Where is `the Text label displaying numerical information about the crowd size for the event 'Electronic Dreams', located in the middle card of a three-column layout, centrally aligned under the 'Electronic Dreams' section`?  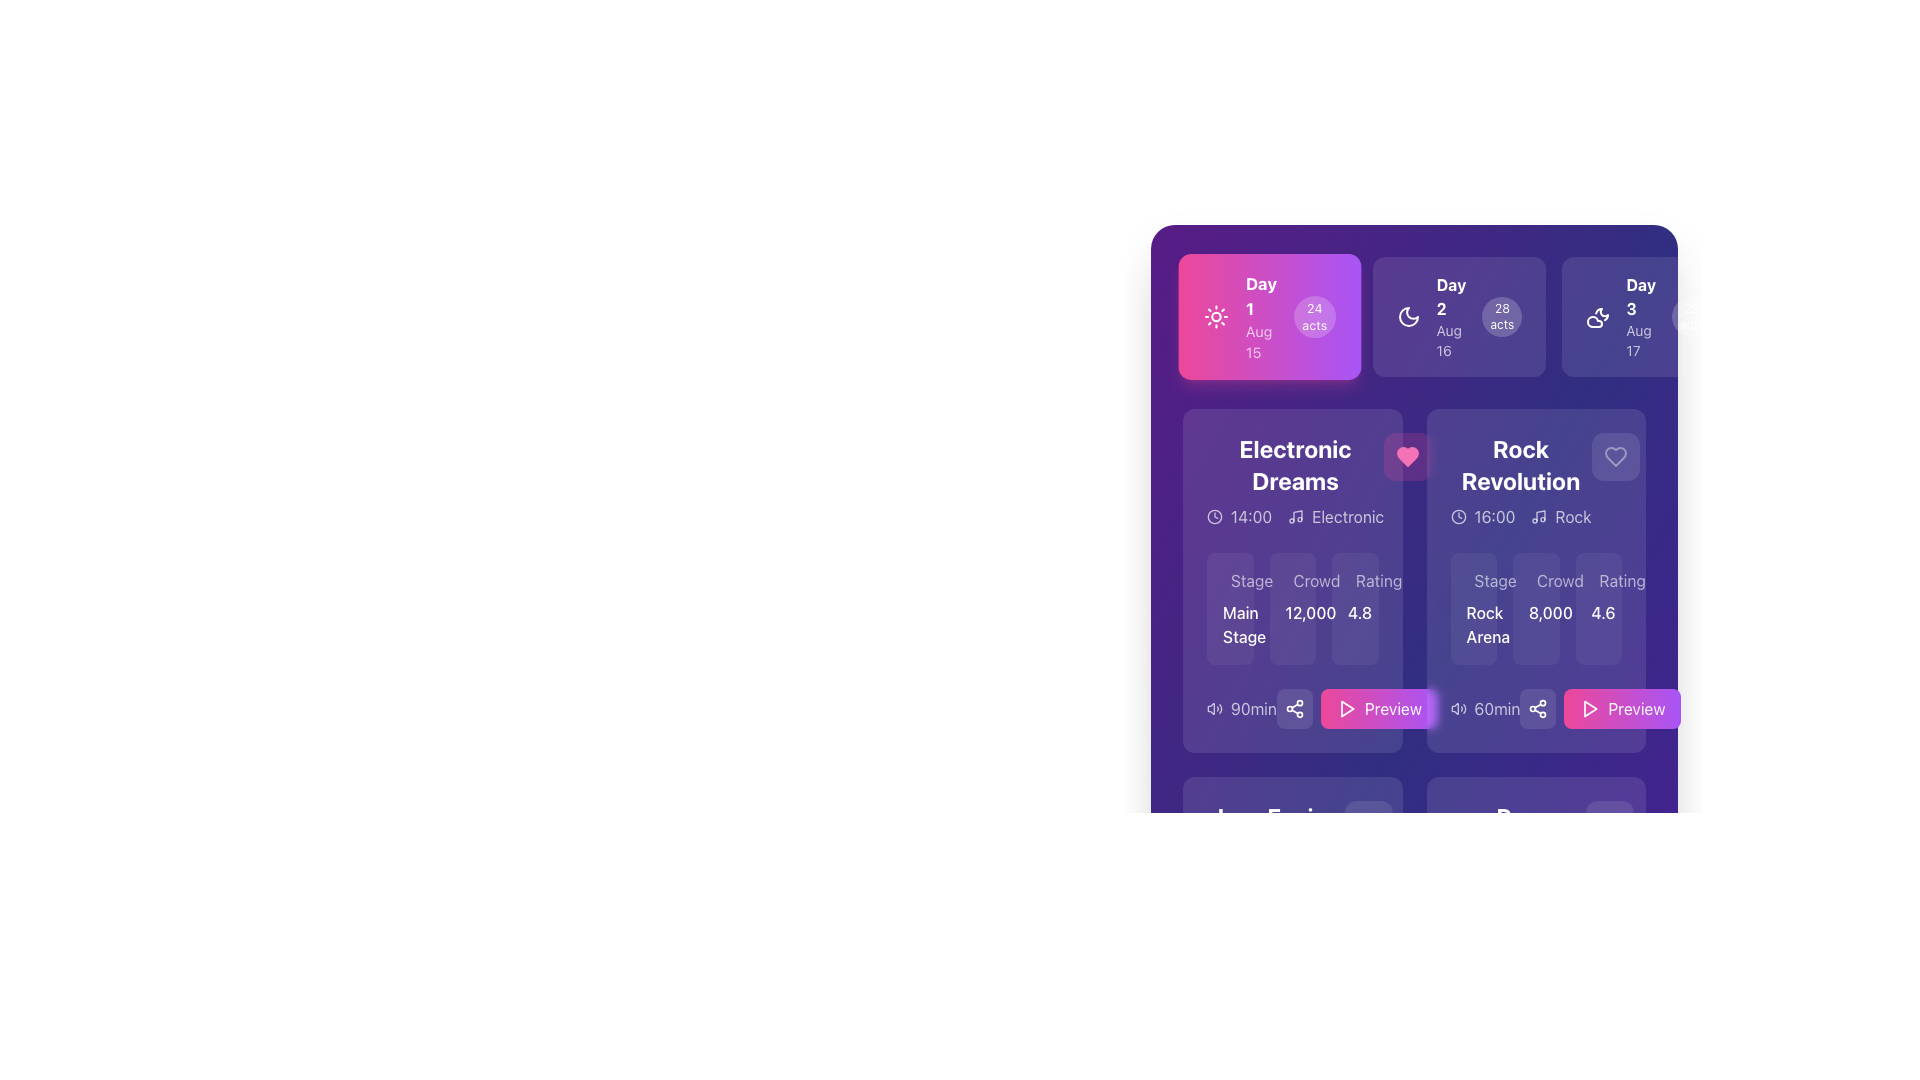
the Text label displaying numerical information about the crowd size for the event 'Electronic Dreams', located in the middle card of a three-column layout, centrally aligned under the 'Electronic Dreams' section is located at coordinates (1292, 608).